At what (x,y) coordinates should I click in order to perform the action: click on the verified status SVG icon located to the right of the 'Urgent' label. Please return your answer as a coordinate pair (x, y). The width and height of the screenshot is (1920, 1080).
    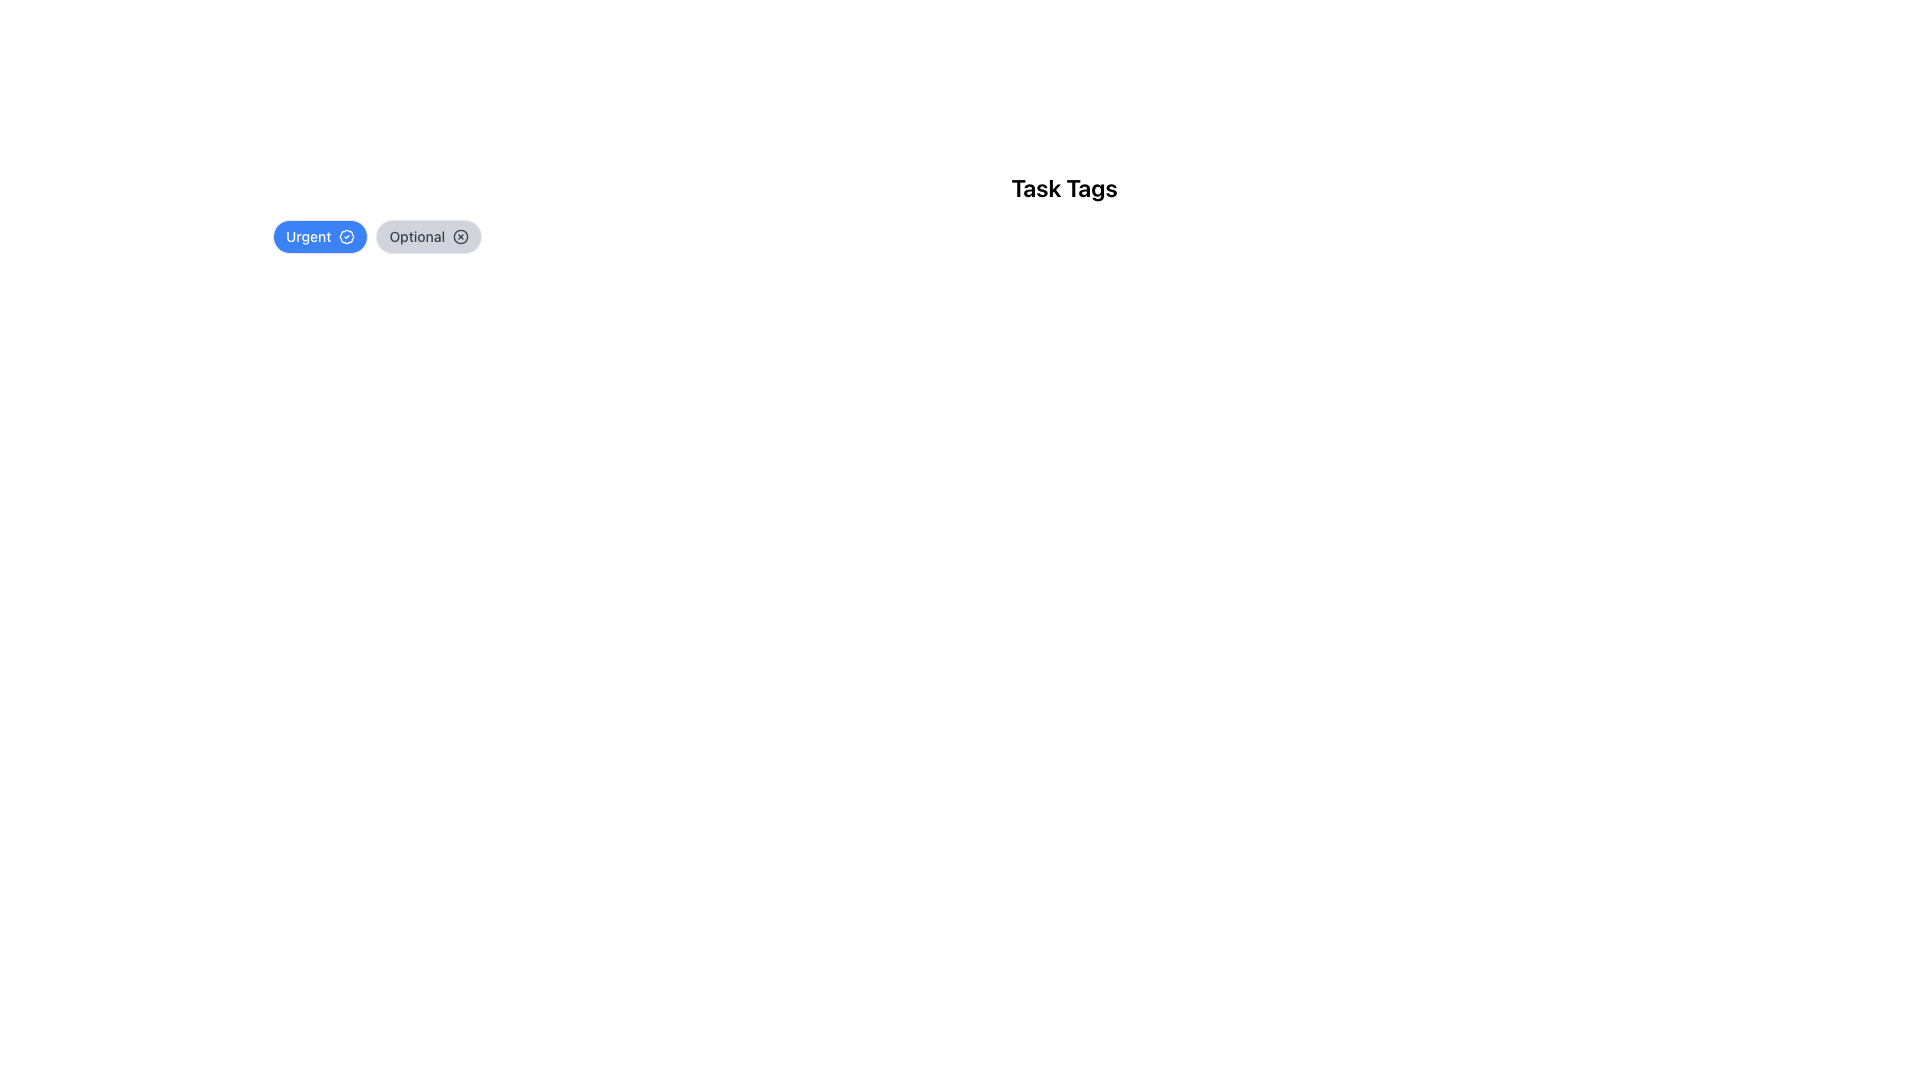
    Looking at the image, I should click on (347, 235).